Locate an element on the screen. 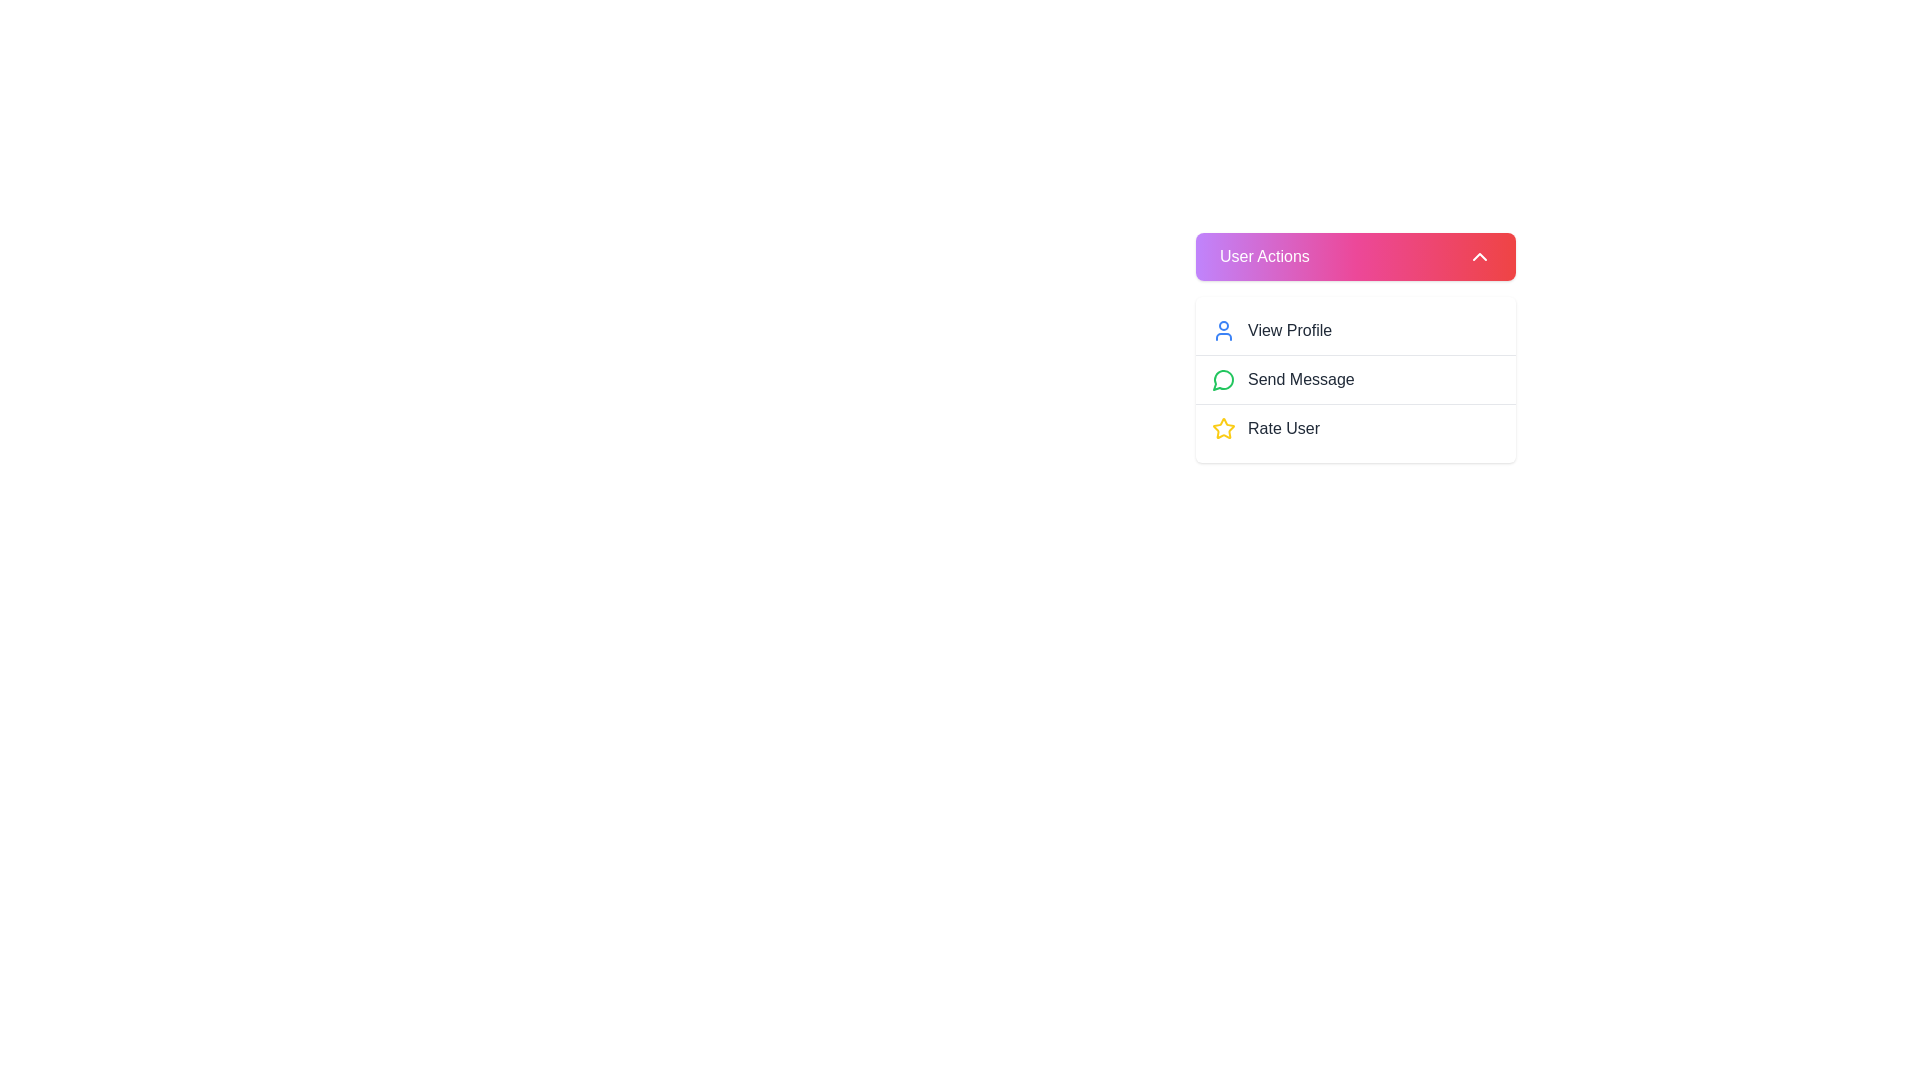  the 'Send Message' icon, which is the first item in the horizontal grouping is located at coordinates (1223, 380).